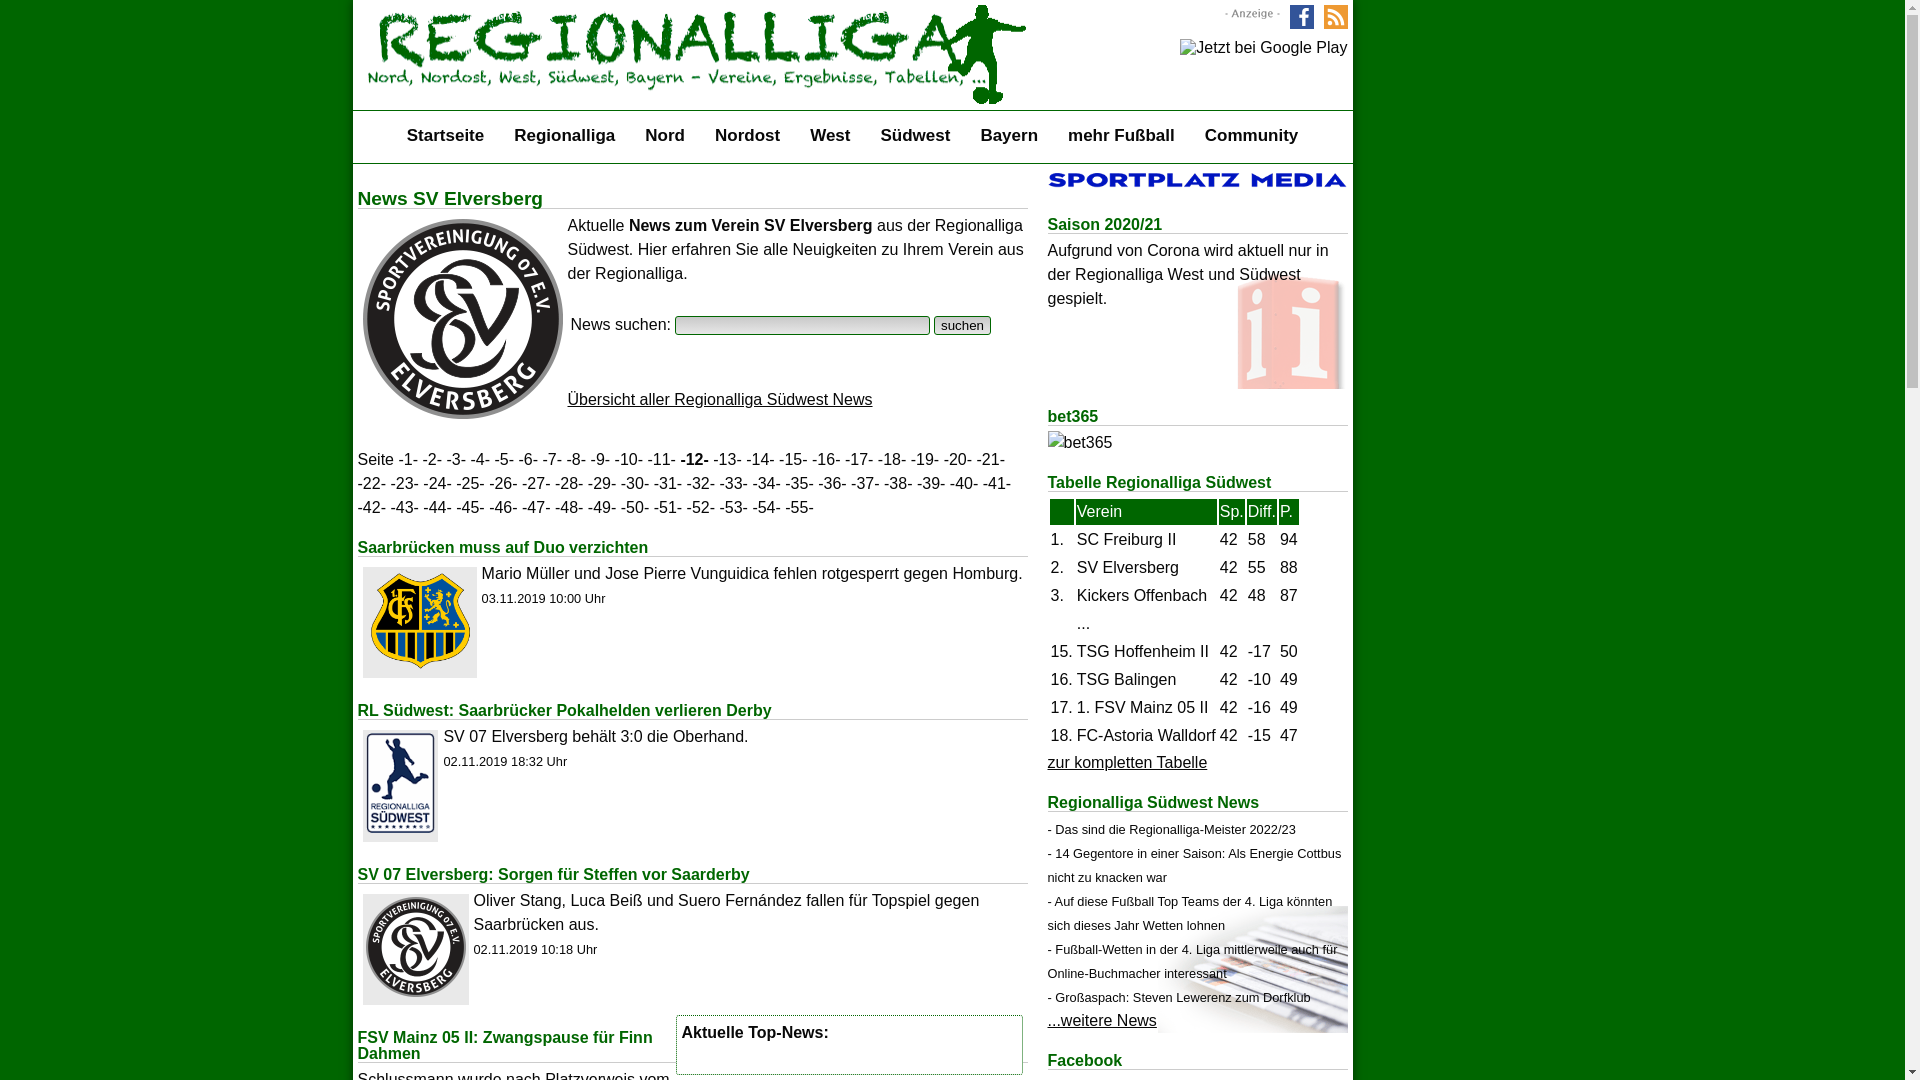  What do you see at coordinates (568, 506) in the screenshot?
I see `'-48-'` at bounding box center [568, 506].